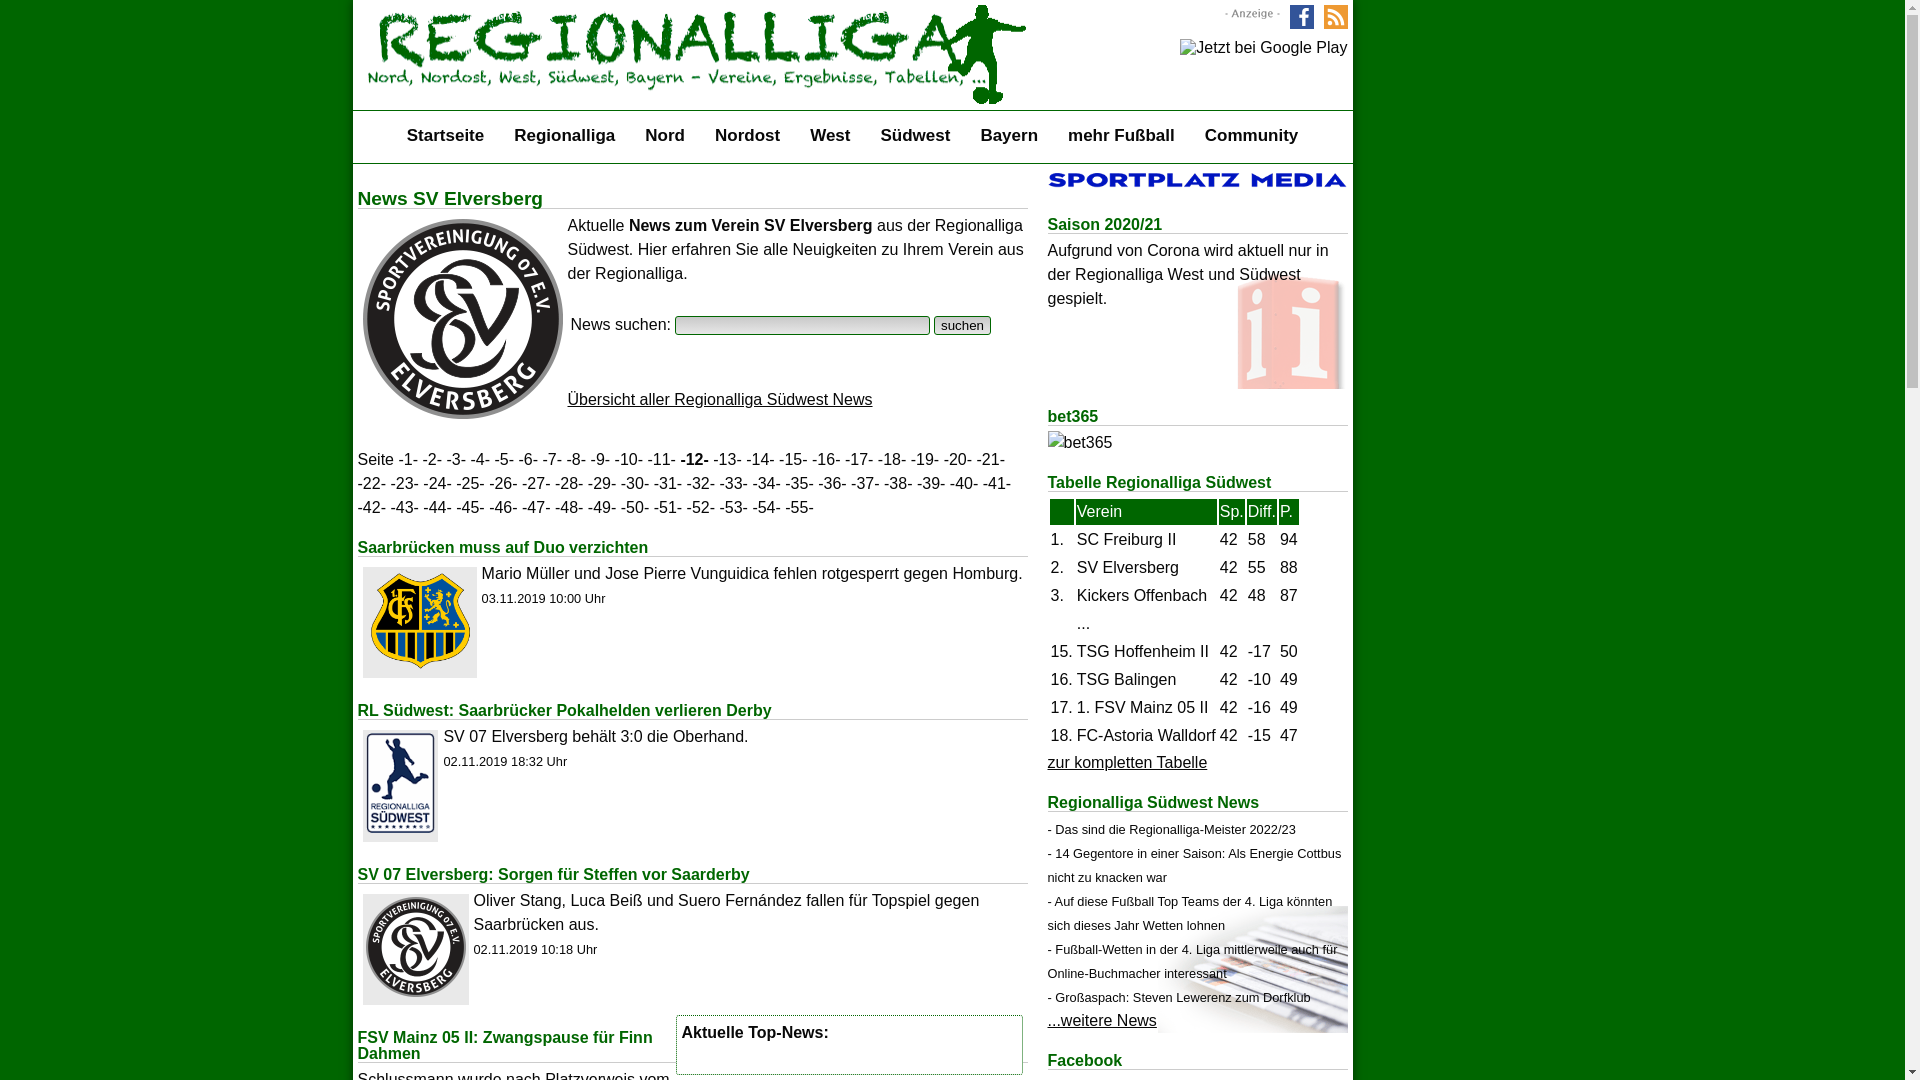  What do you see at coordinates (568, 506) in the screenshot?
I see `'-48-'` at bounding box center [568, 506].